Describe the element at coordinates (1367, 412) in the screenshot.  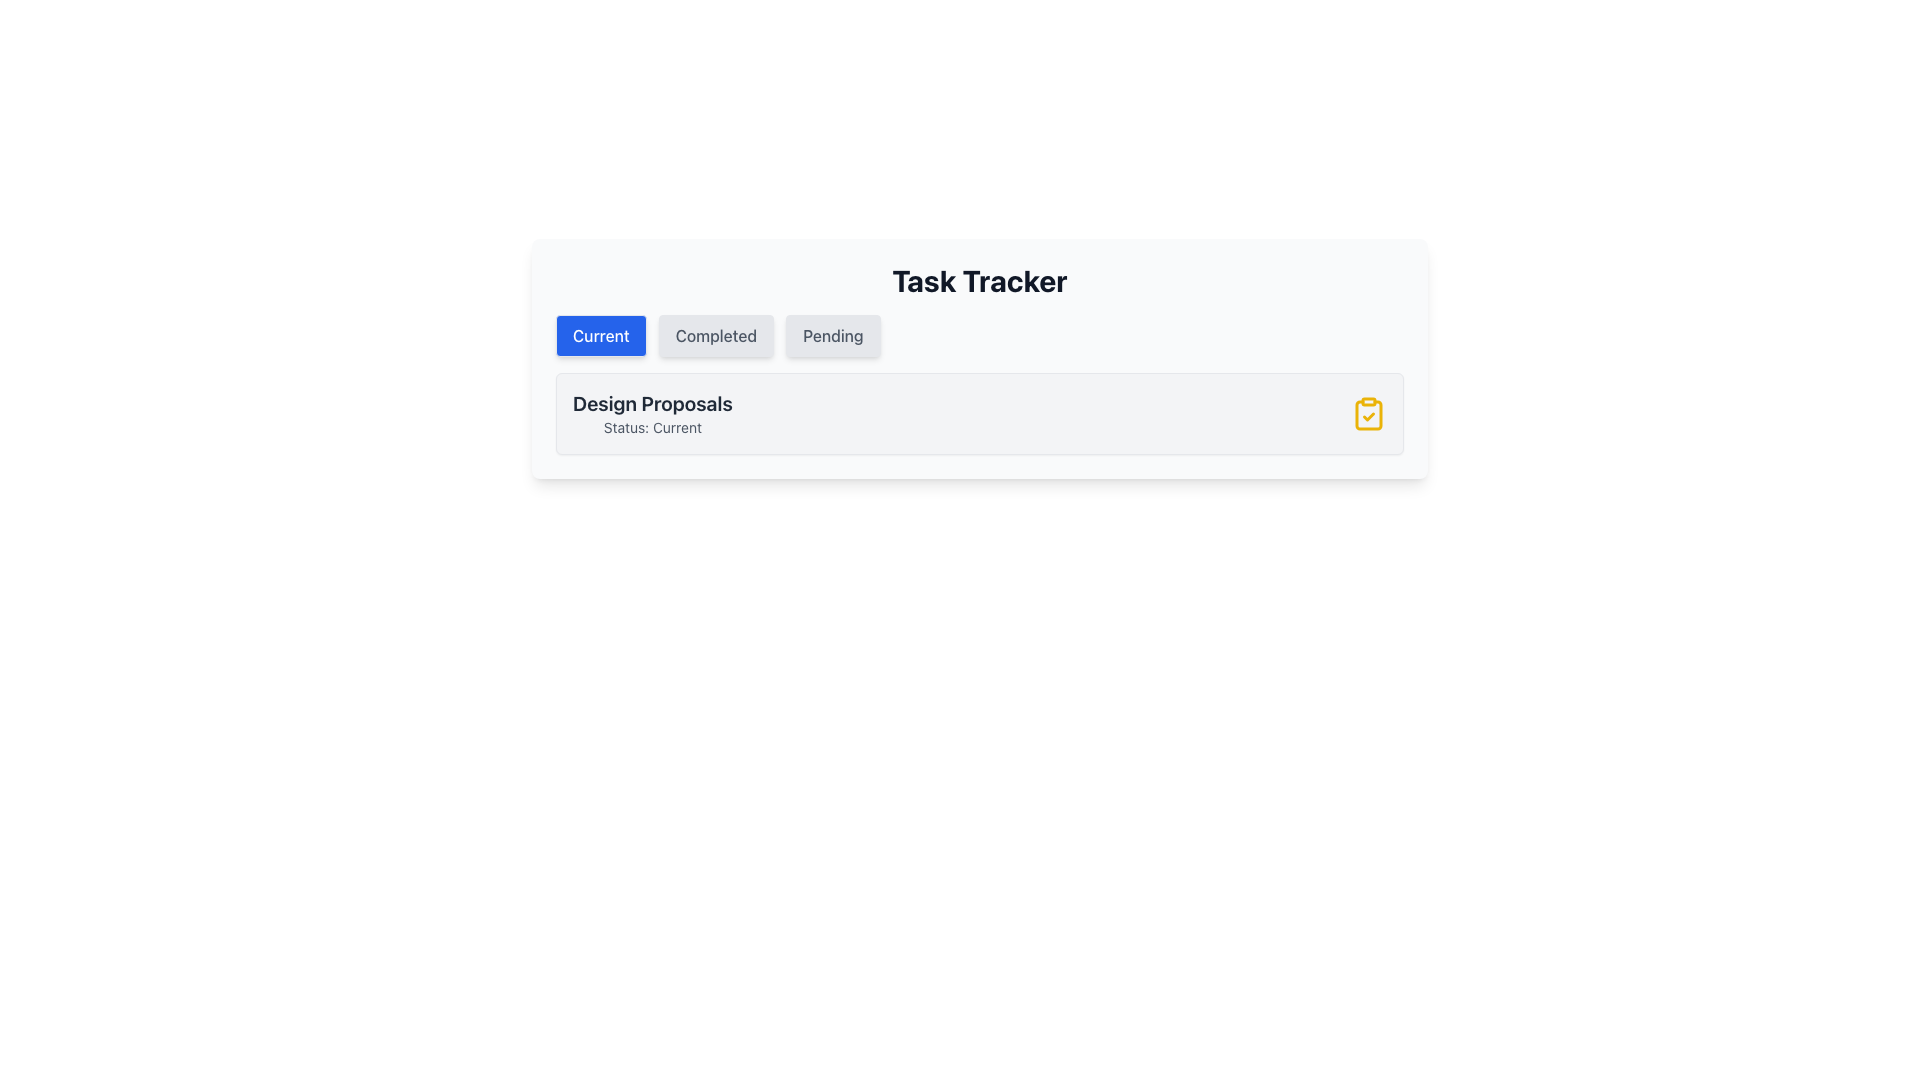
I see `the clipboard icon with a checkmark, styled in bright yellow, located within the 'Design Proposals' section` at that location.